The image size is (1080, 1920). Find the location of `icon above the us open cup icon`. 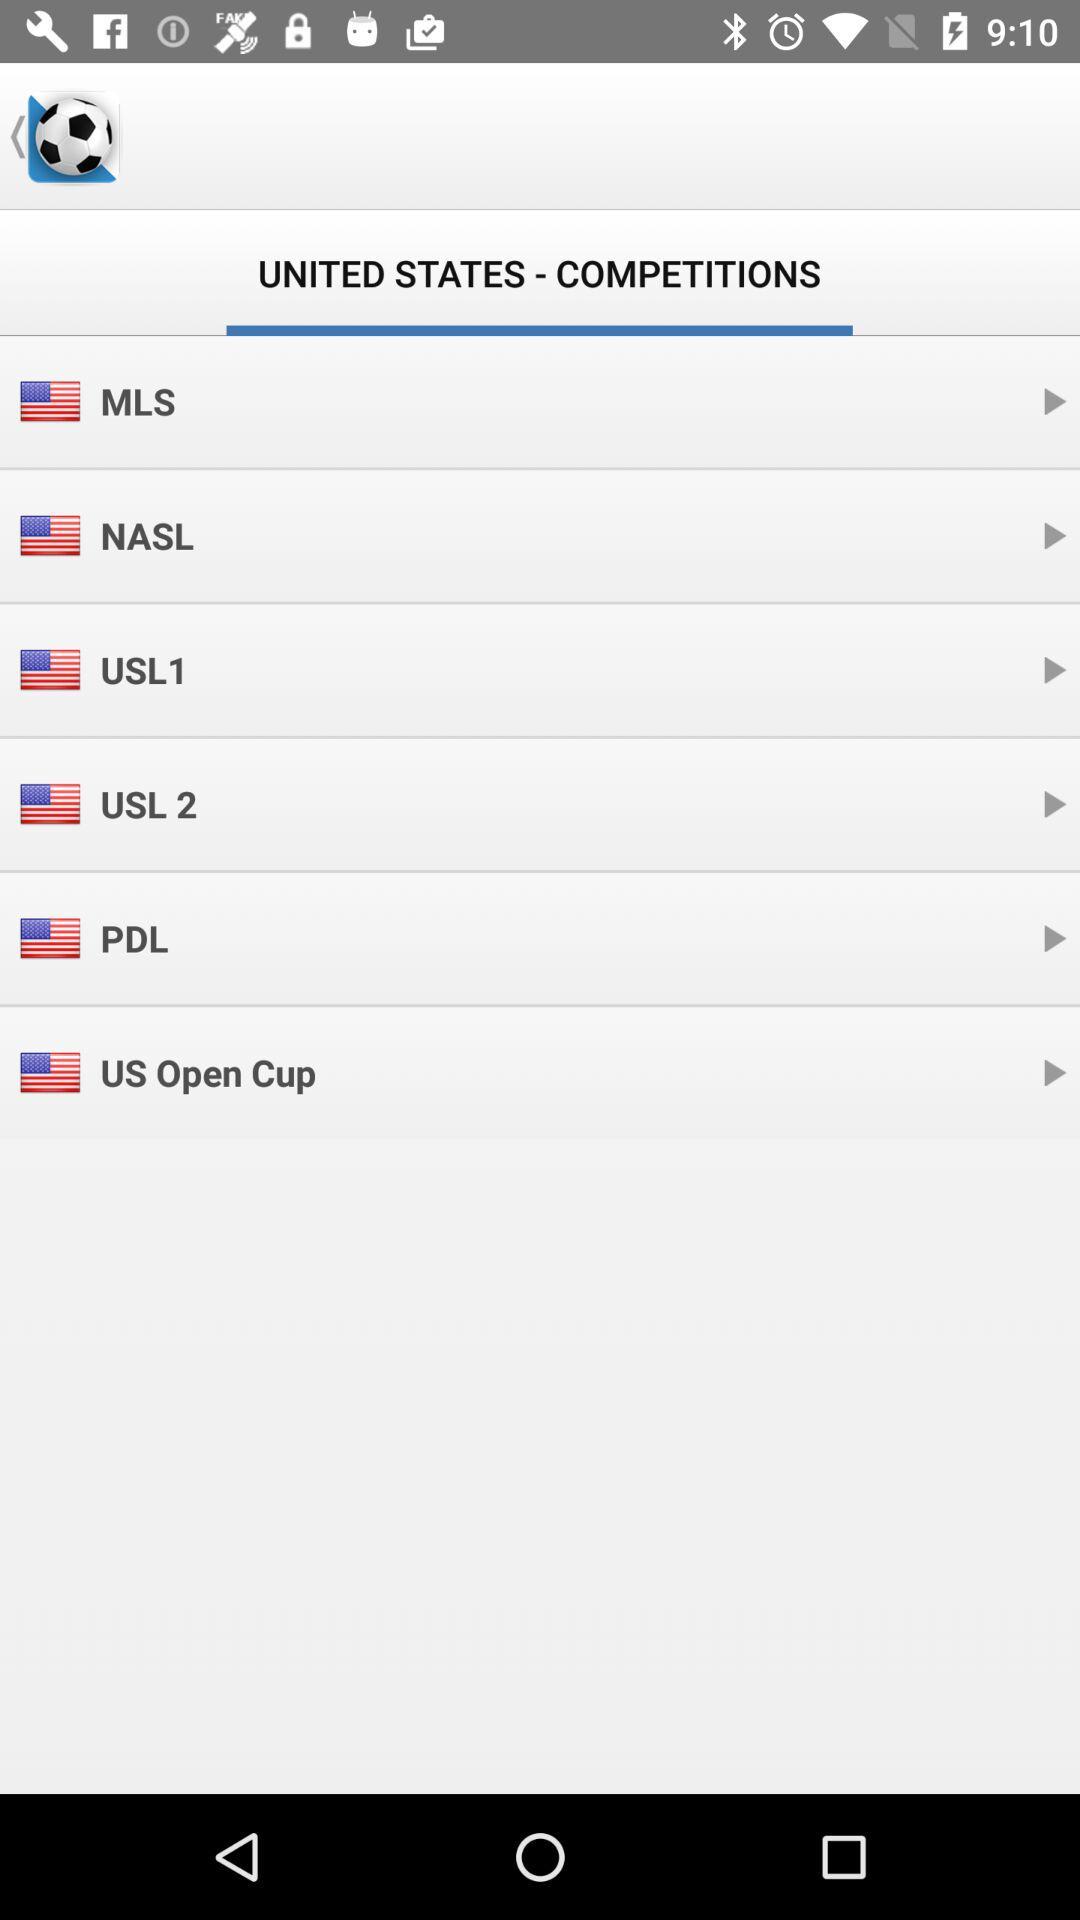

icon above the us open cup icon is located at coordinates (134, 937).